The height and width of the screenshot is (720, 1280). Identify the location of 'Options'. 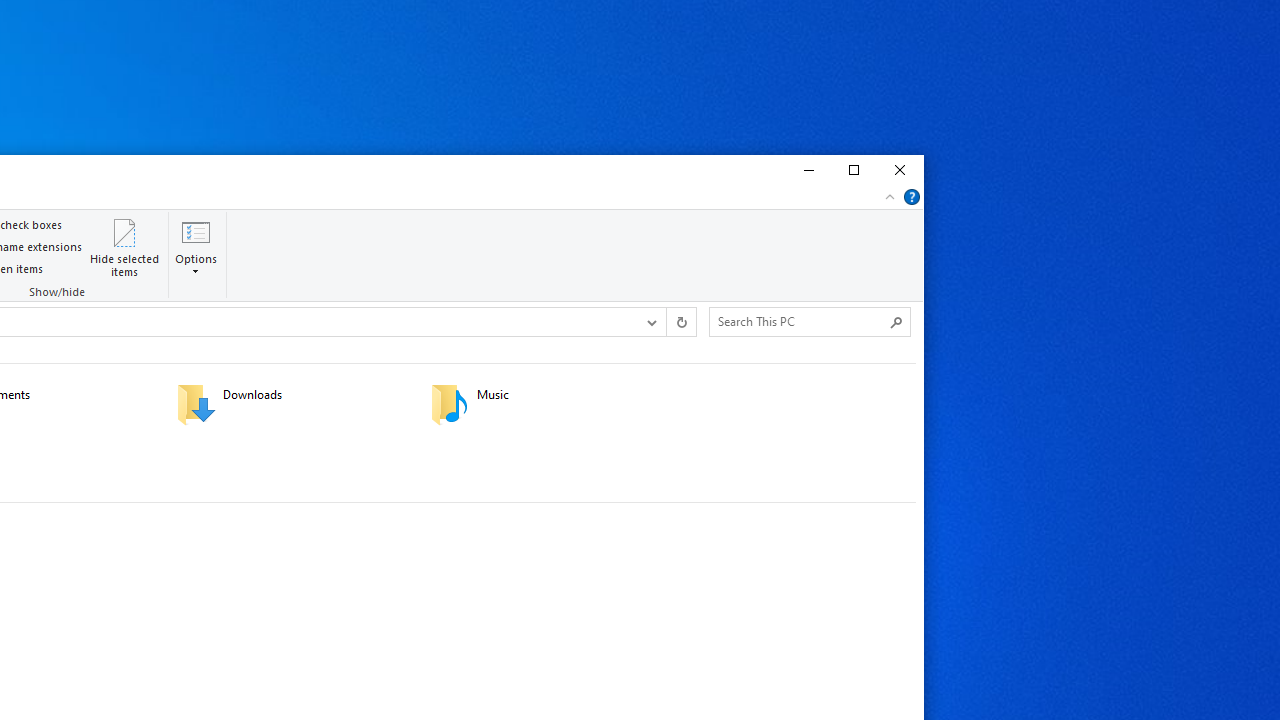
(196, 263).